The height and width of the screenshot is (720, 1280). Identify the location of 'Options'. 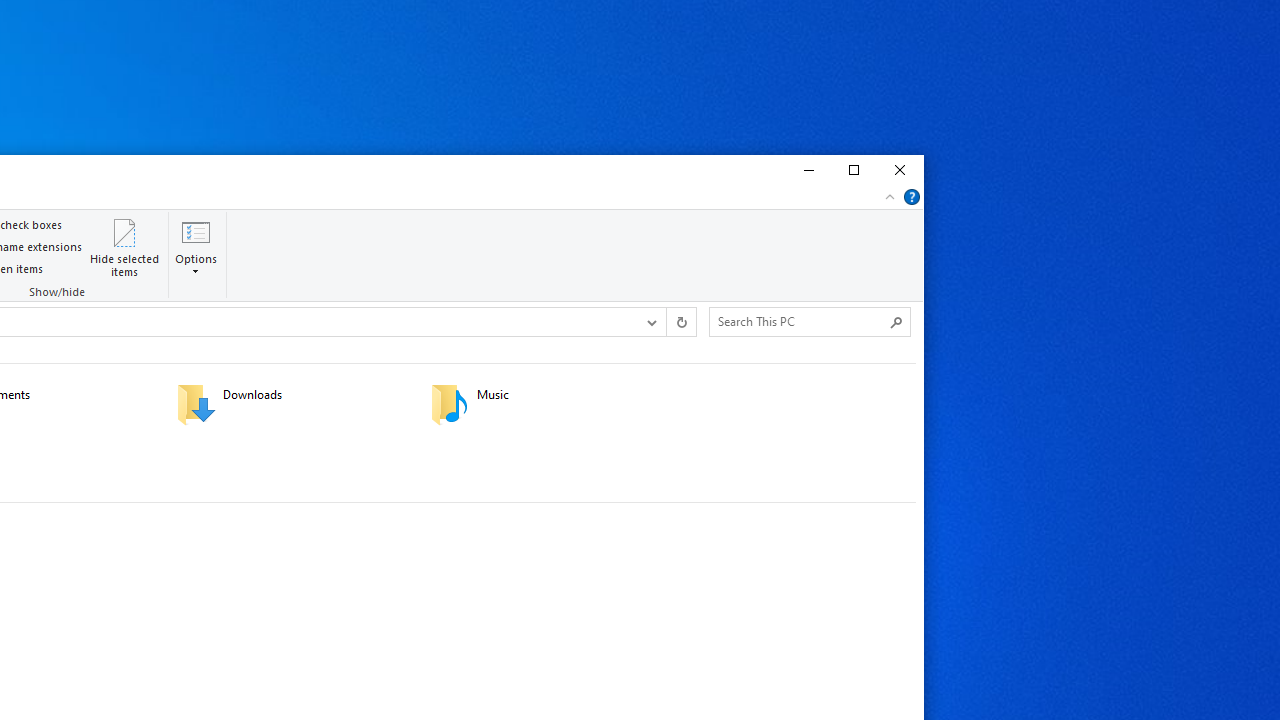
(196, 263).